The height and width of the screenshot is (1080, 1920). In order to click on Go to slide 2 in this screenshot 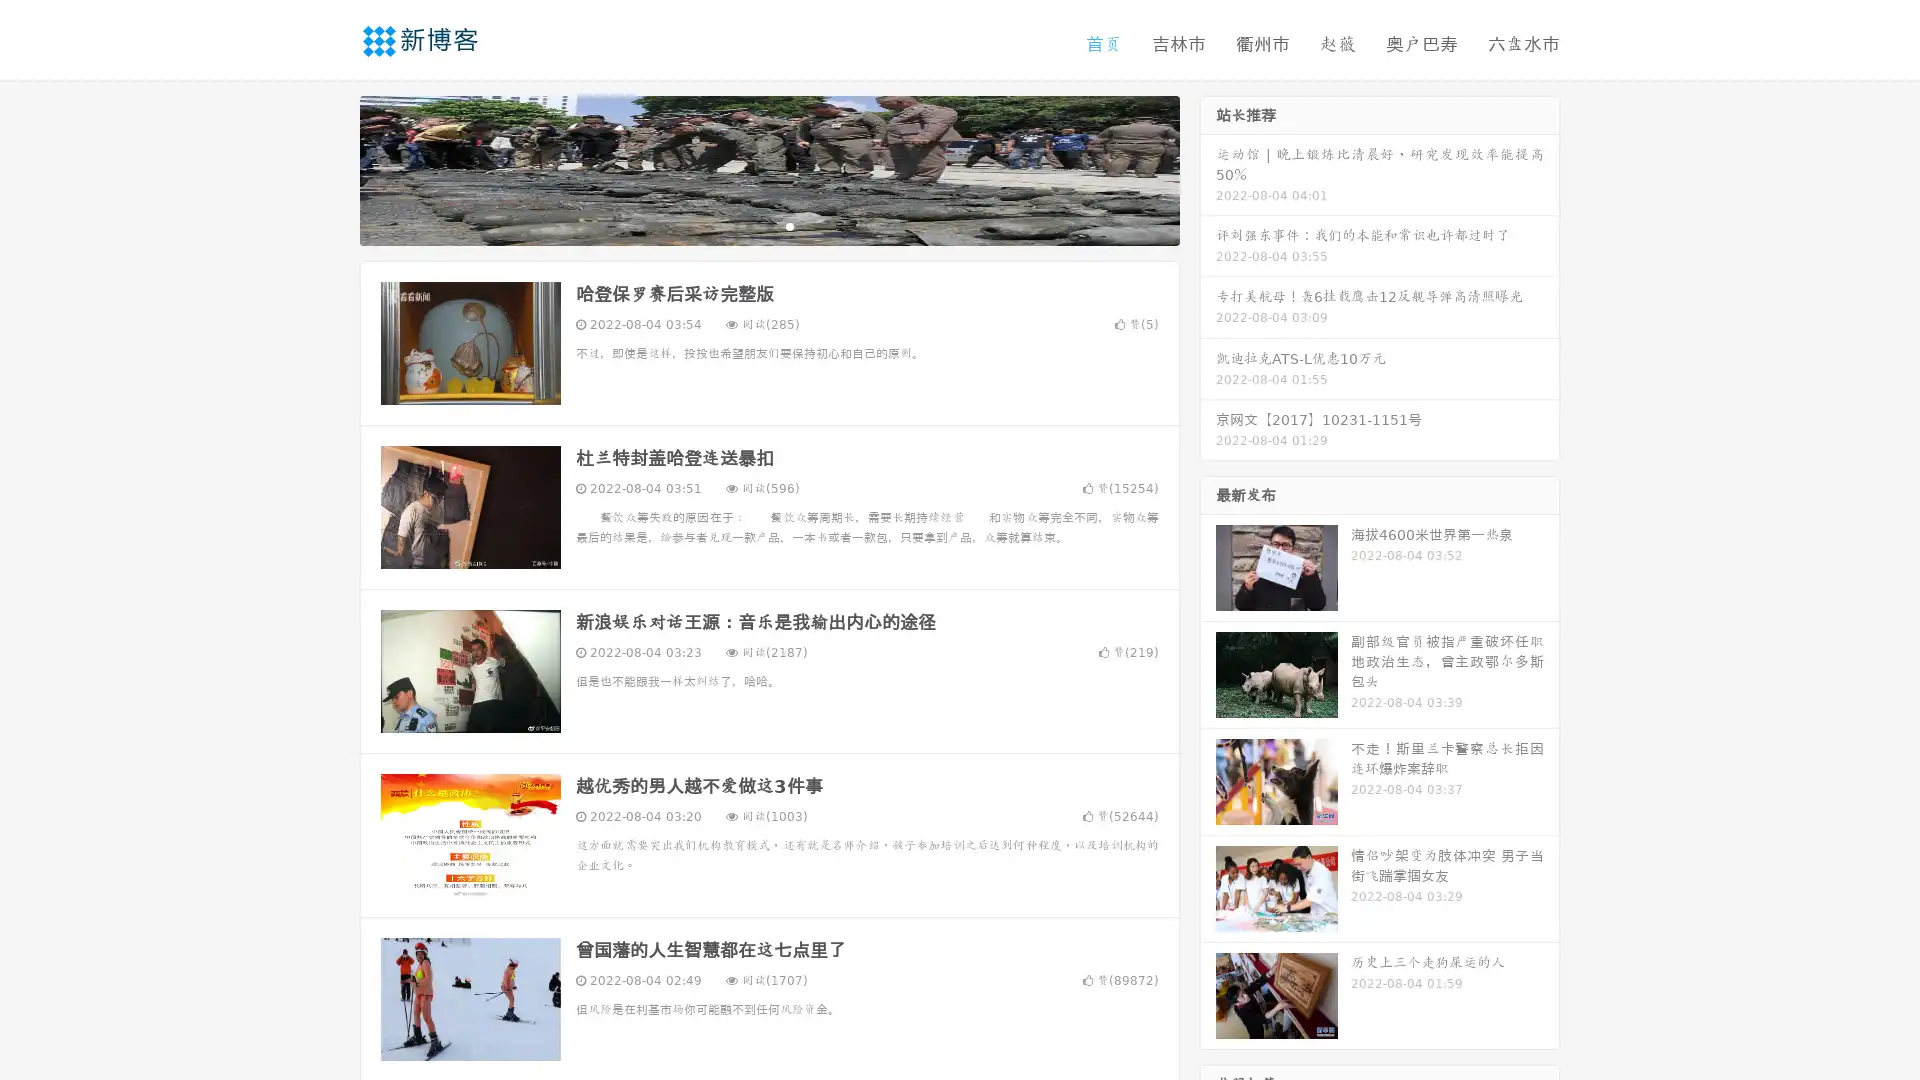, I will do `click(768, 225)`.